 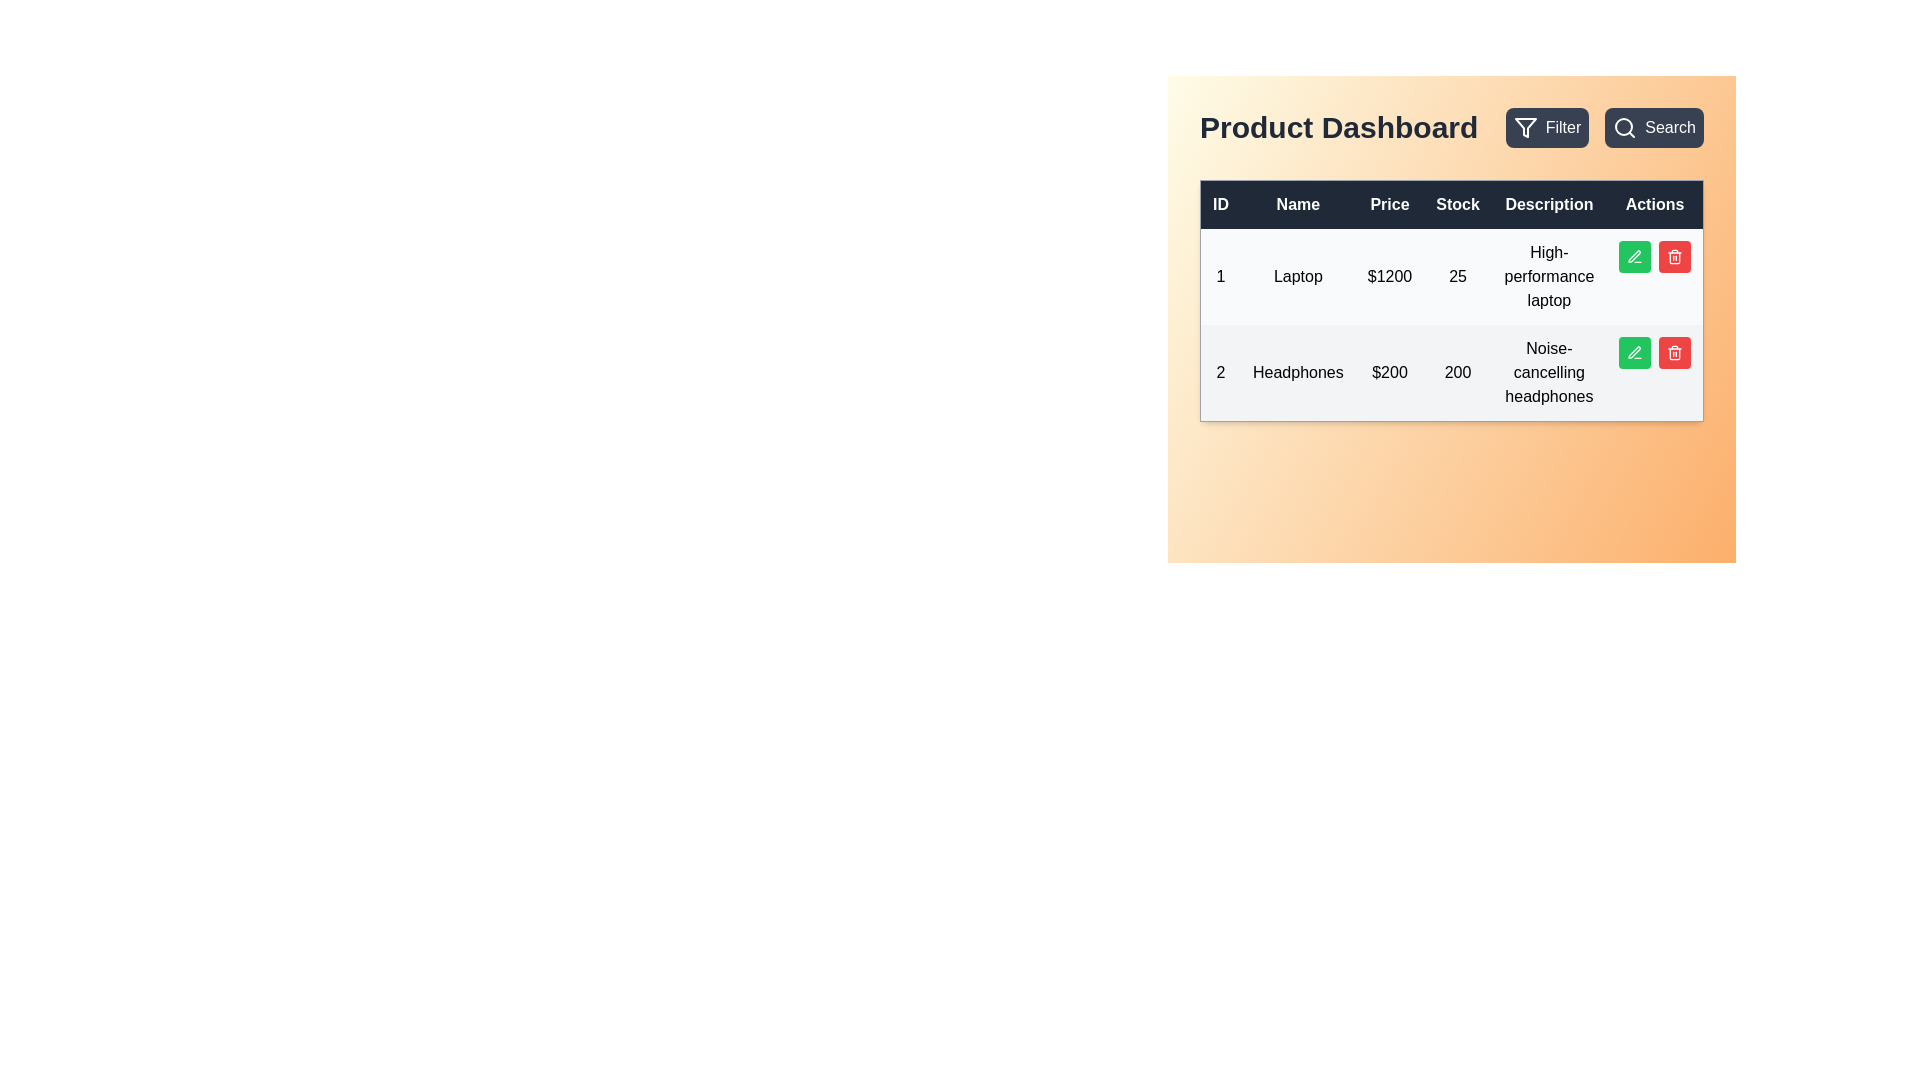 What do you see at coordinates (1675, 353) in the screenshot?
I see `the trash can icon located` at bounding box center [1675, 353].